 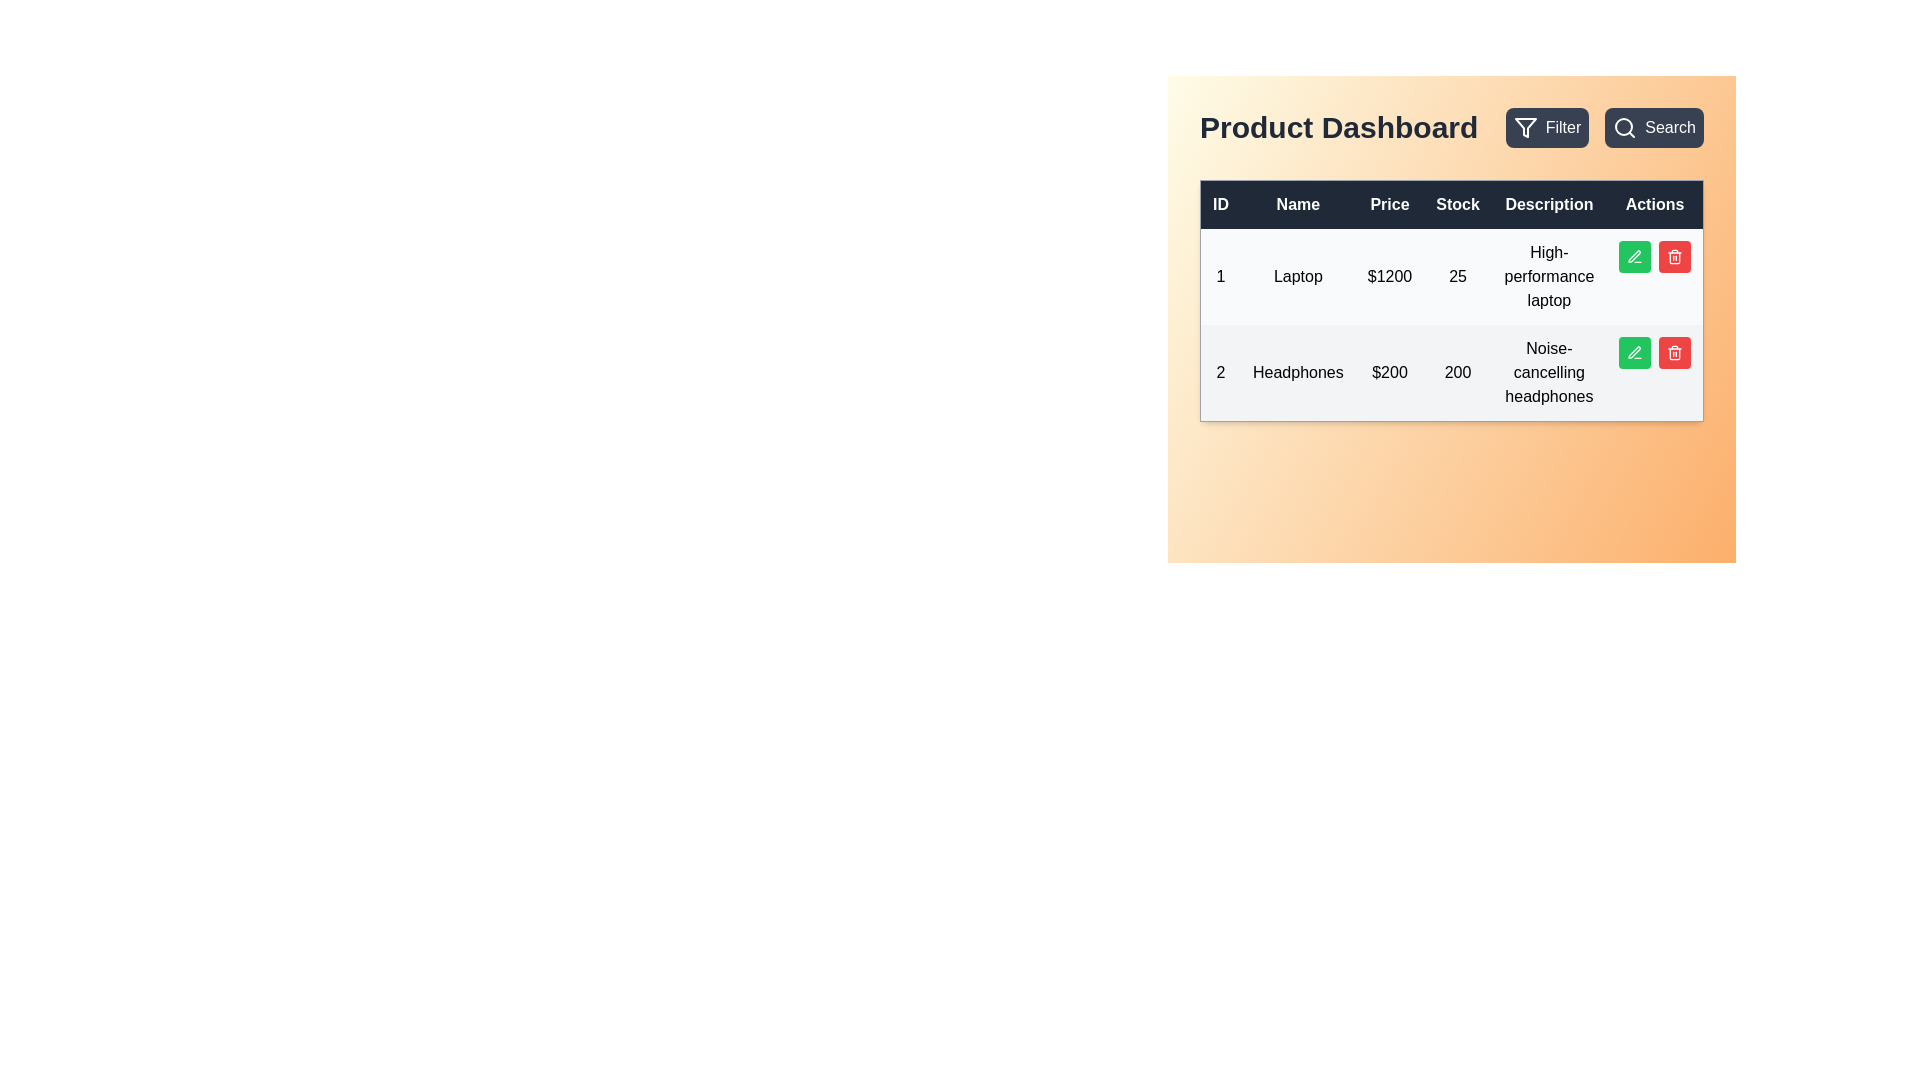 What do you see at coordinates (1675, 353) in the screenshot?
I see `the trash can icon located` at bounding box center [1675, 353].